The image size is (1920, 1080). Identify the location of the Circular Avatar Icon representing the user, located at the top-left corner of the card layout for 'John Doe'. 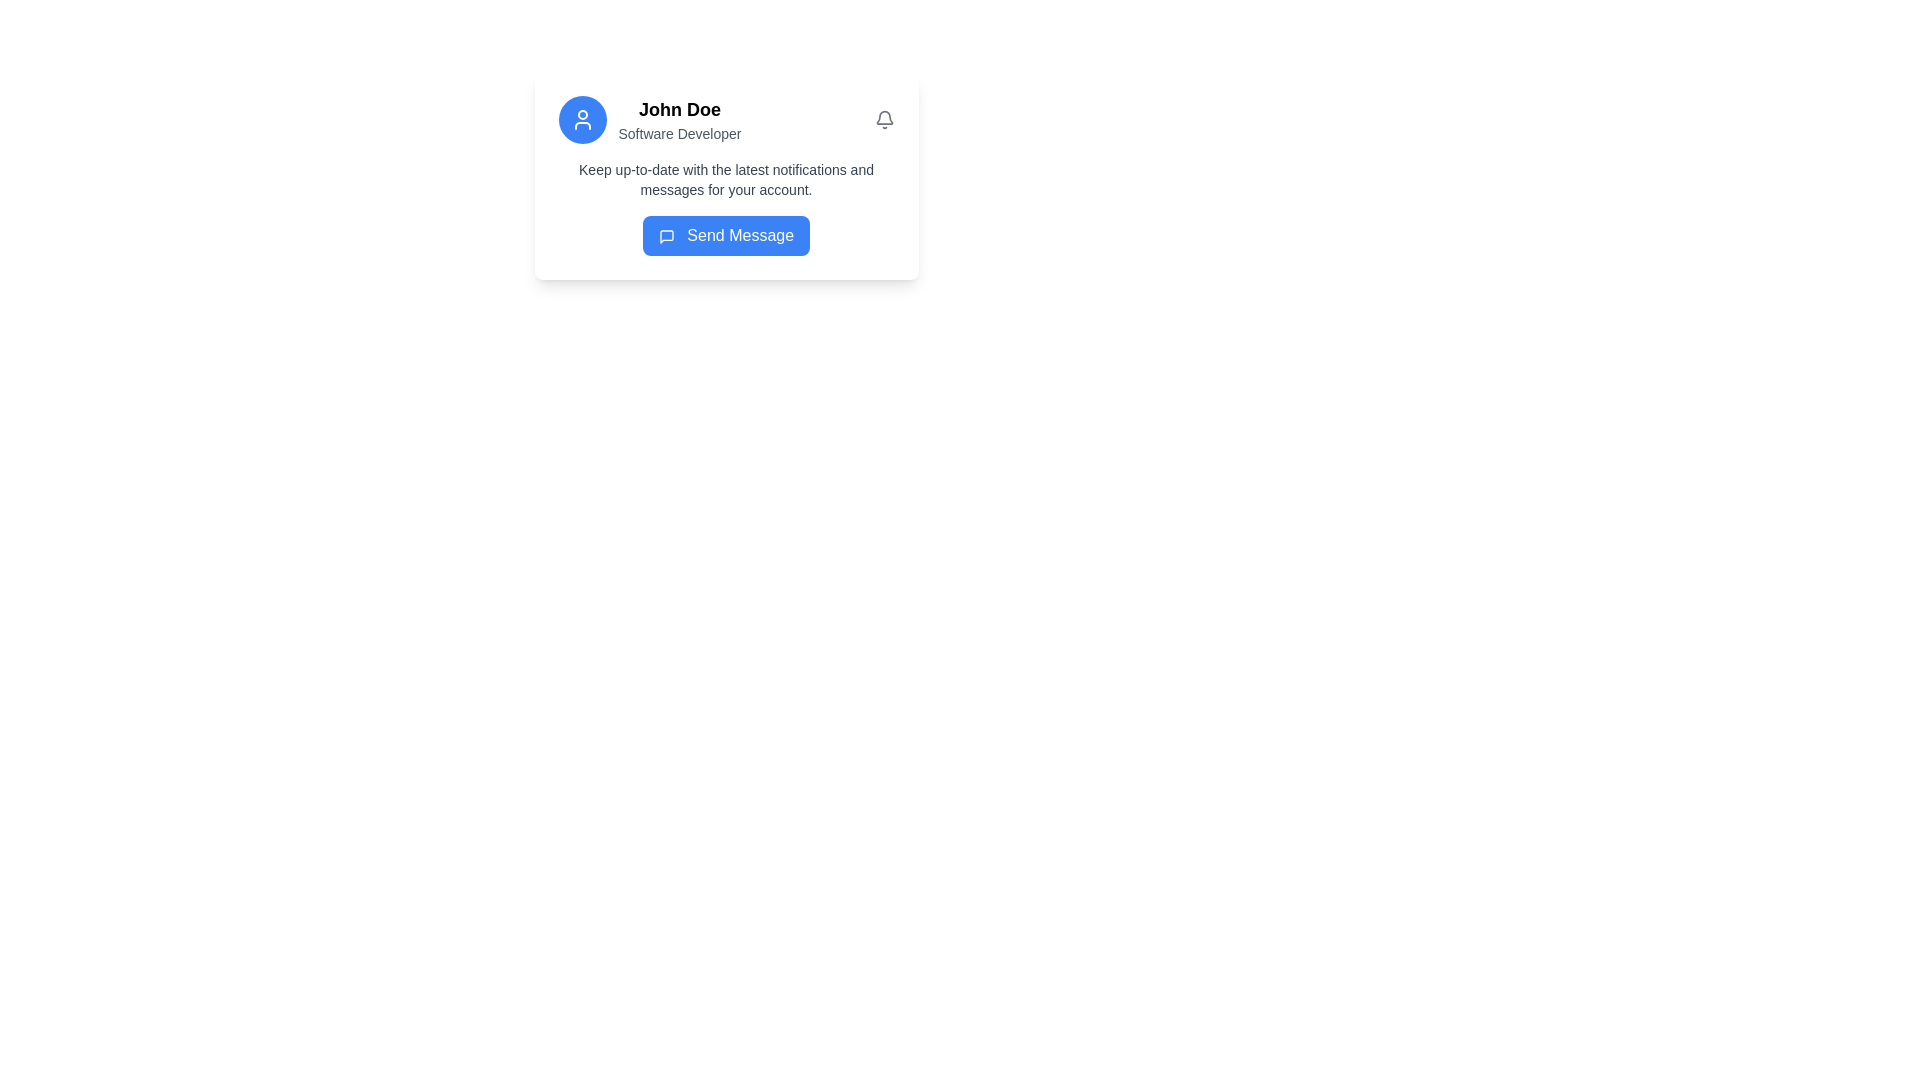
(581, 119).